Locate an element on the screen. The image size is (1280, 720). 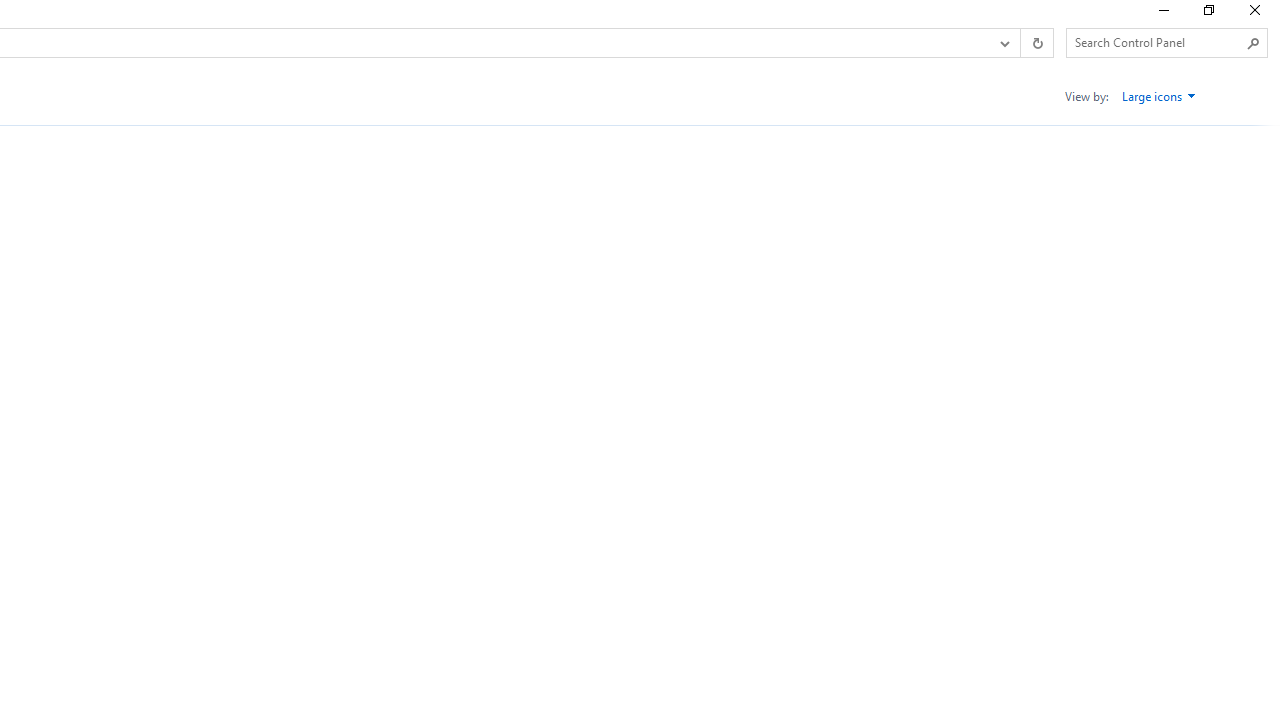
'Restore' is located at coordinates (1207, 15).